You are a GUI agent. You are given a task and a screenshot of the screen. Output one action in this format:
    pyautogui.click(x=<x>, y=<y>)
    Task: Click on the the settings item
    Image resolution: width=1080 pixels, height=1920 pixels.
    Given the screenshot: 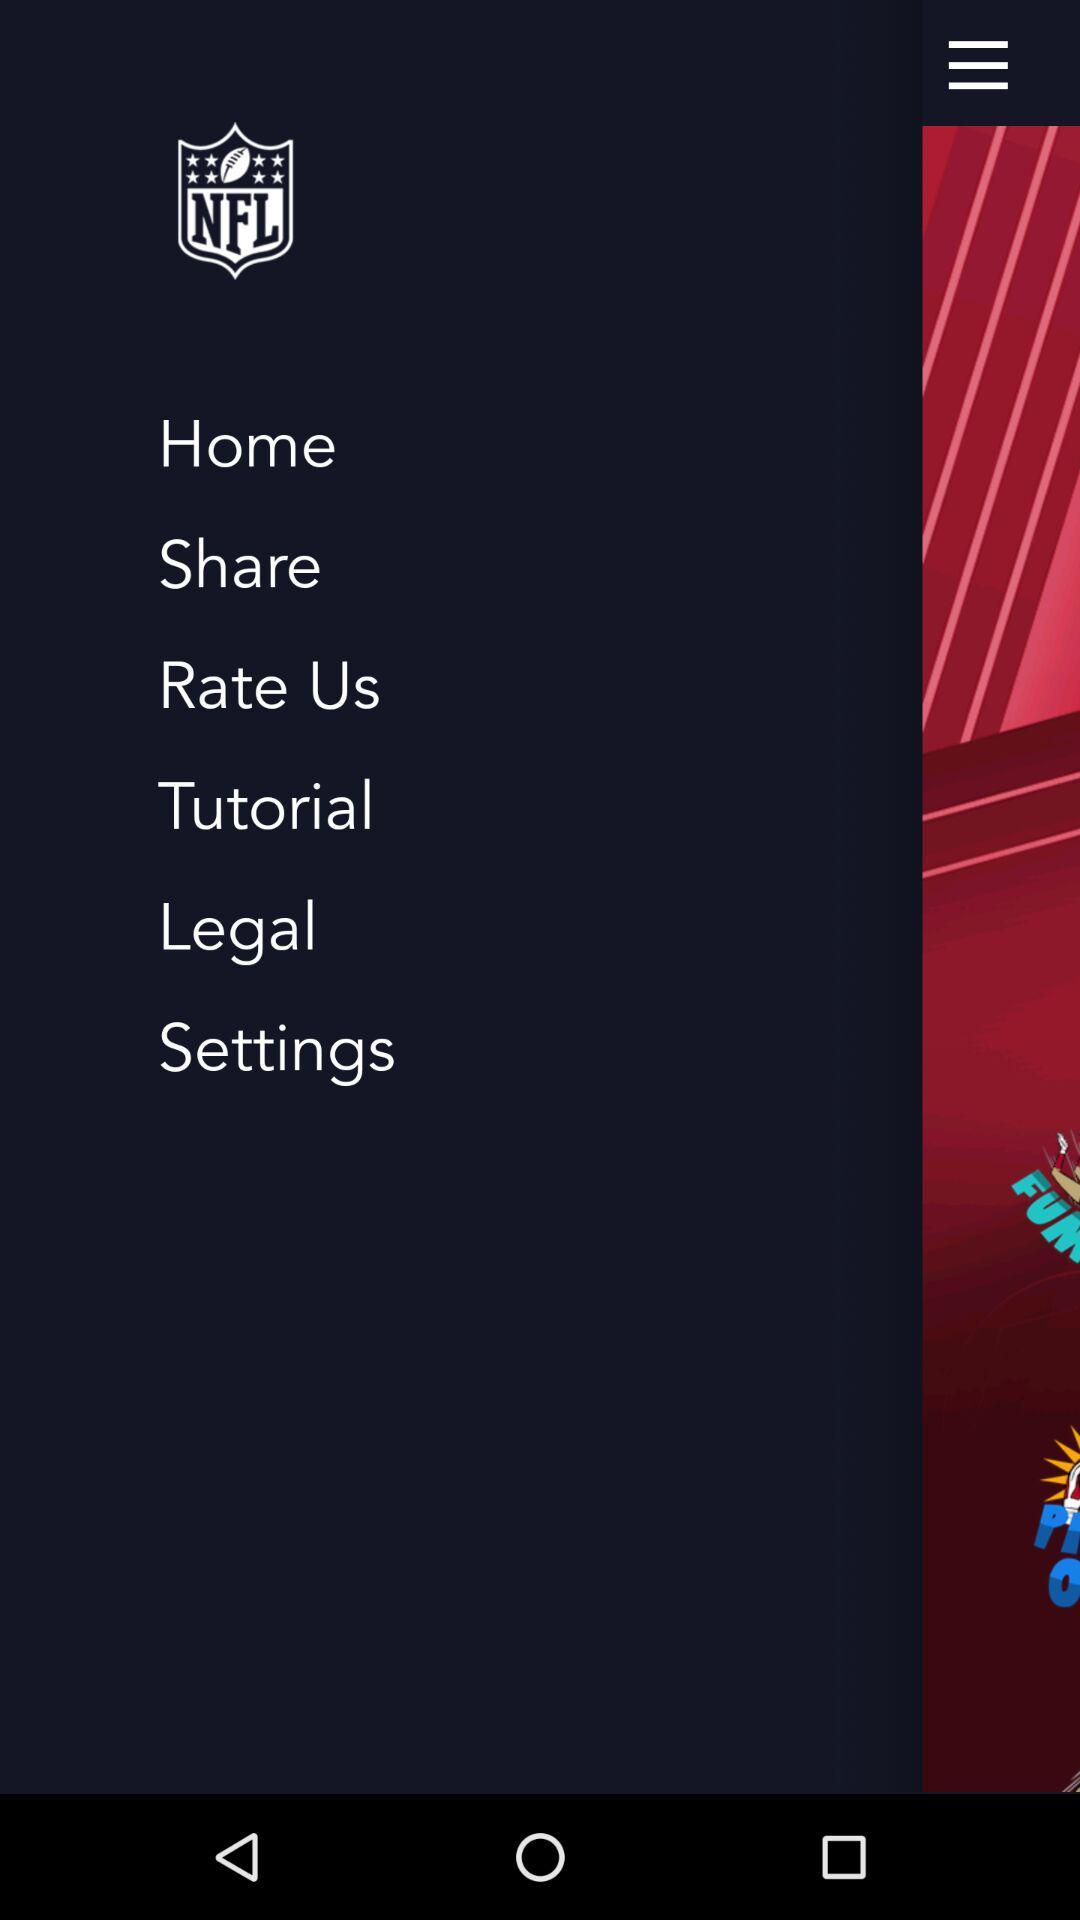 What is the action you would take?
    pyautogui.click(x=276, y=1048)
    